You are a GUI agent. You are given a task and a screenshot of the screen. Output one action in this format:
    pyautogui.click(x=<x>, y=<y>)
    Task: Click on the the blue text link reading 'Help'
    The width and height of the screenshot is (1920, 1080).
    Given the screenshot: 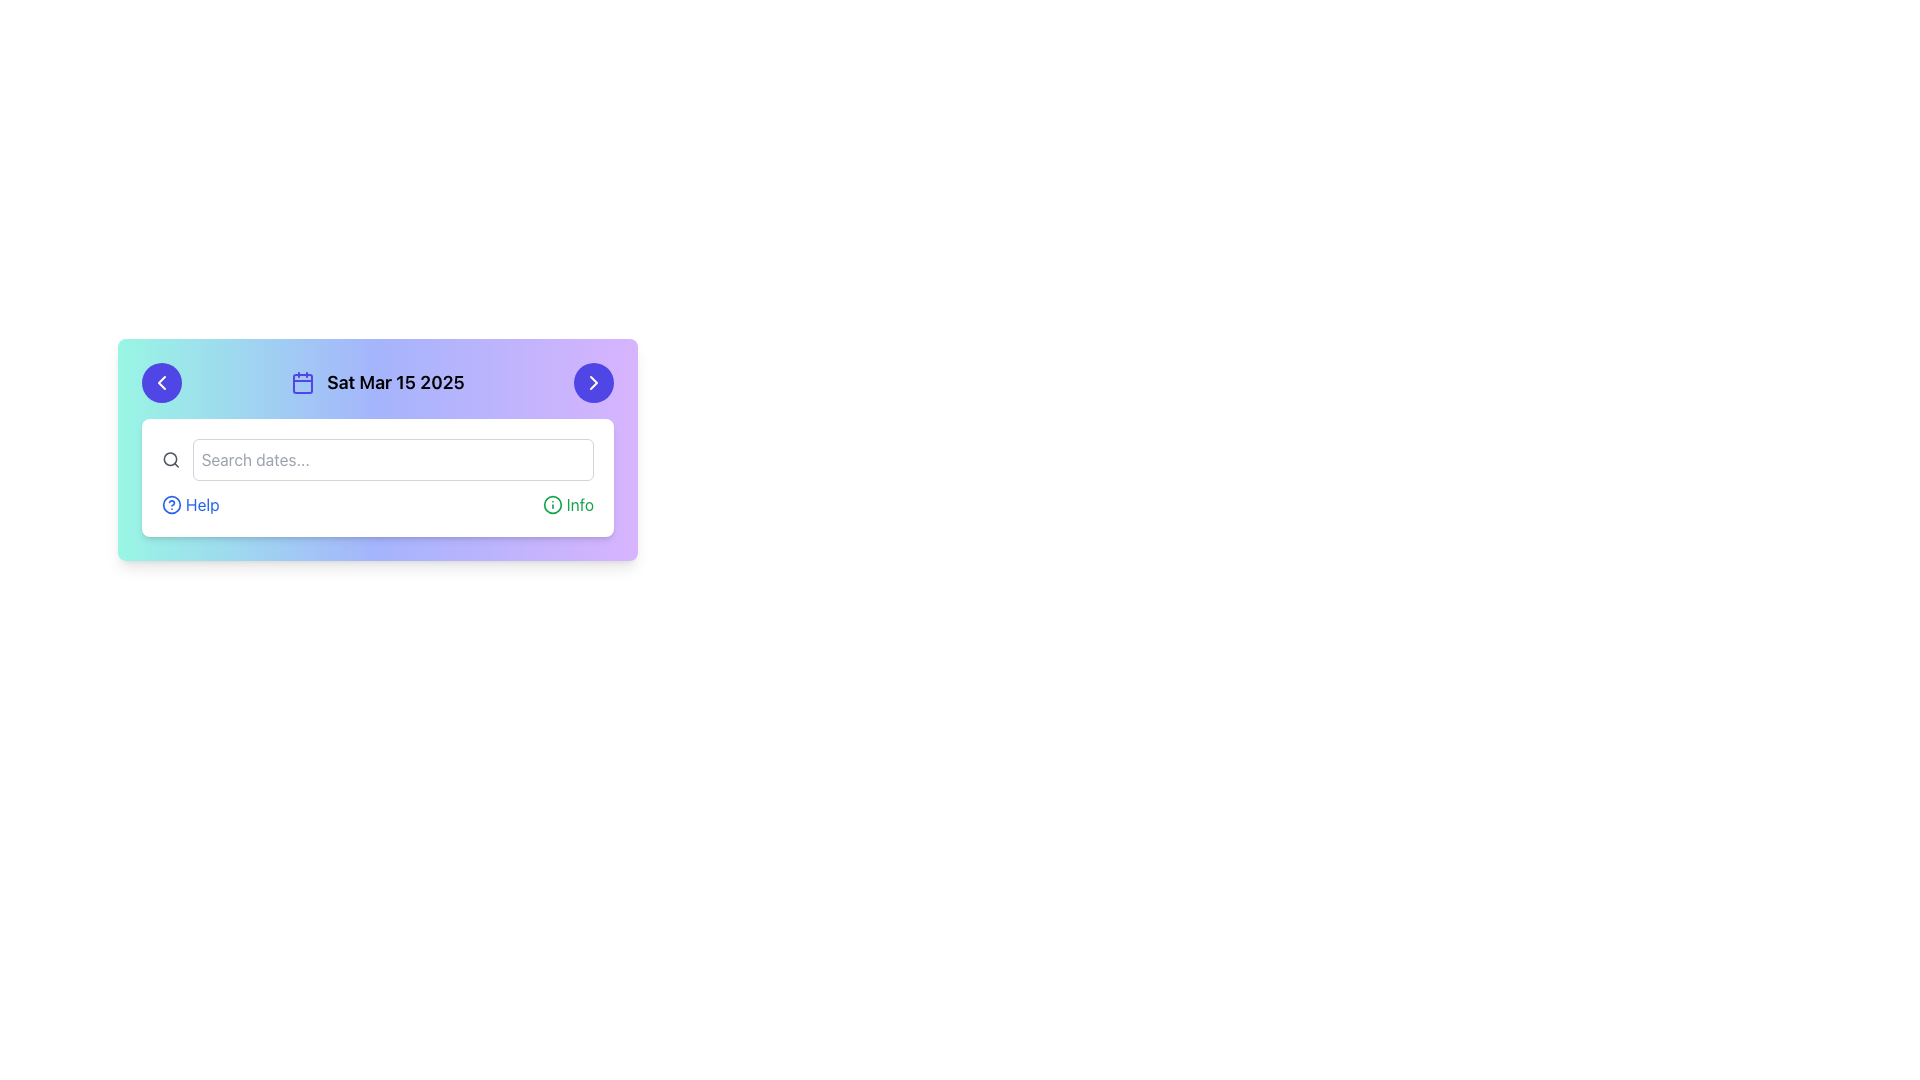 What is the action you would take?
    pyautogui.click(x=202, y=504)
    